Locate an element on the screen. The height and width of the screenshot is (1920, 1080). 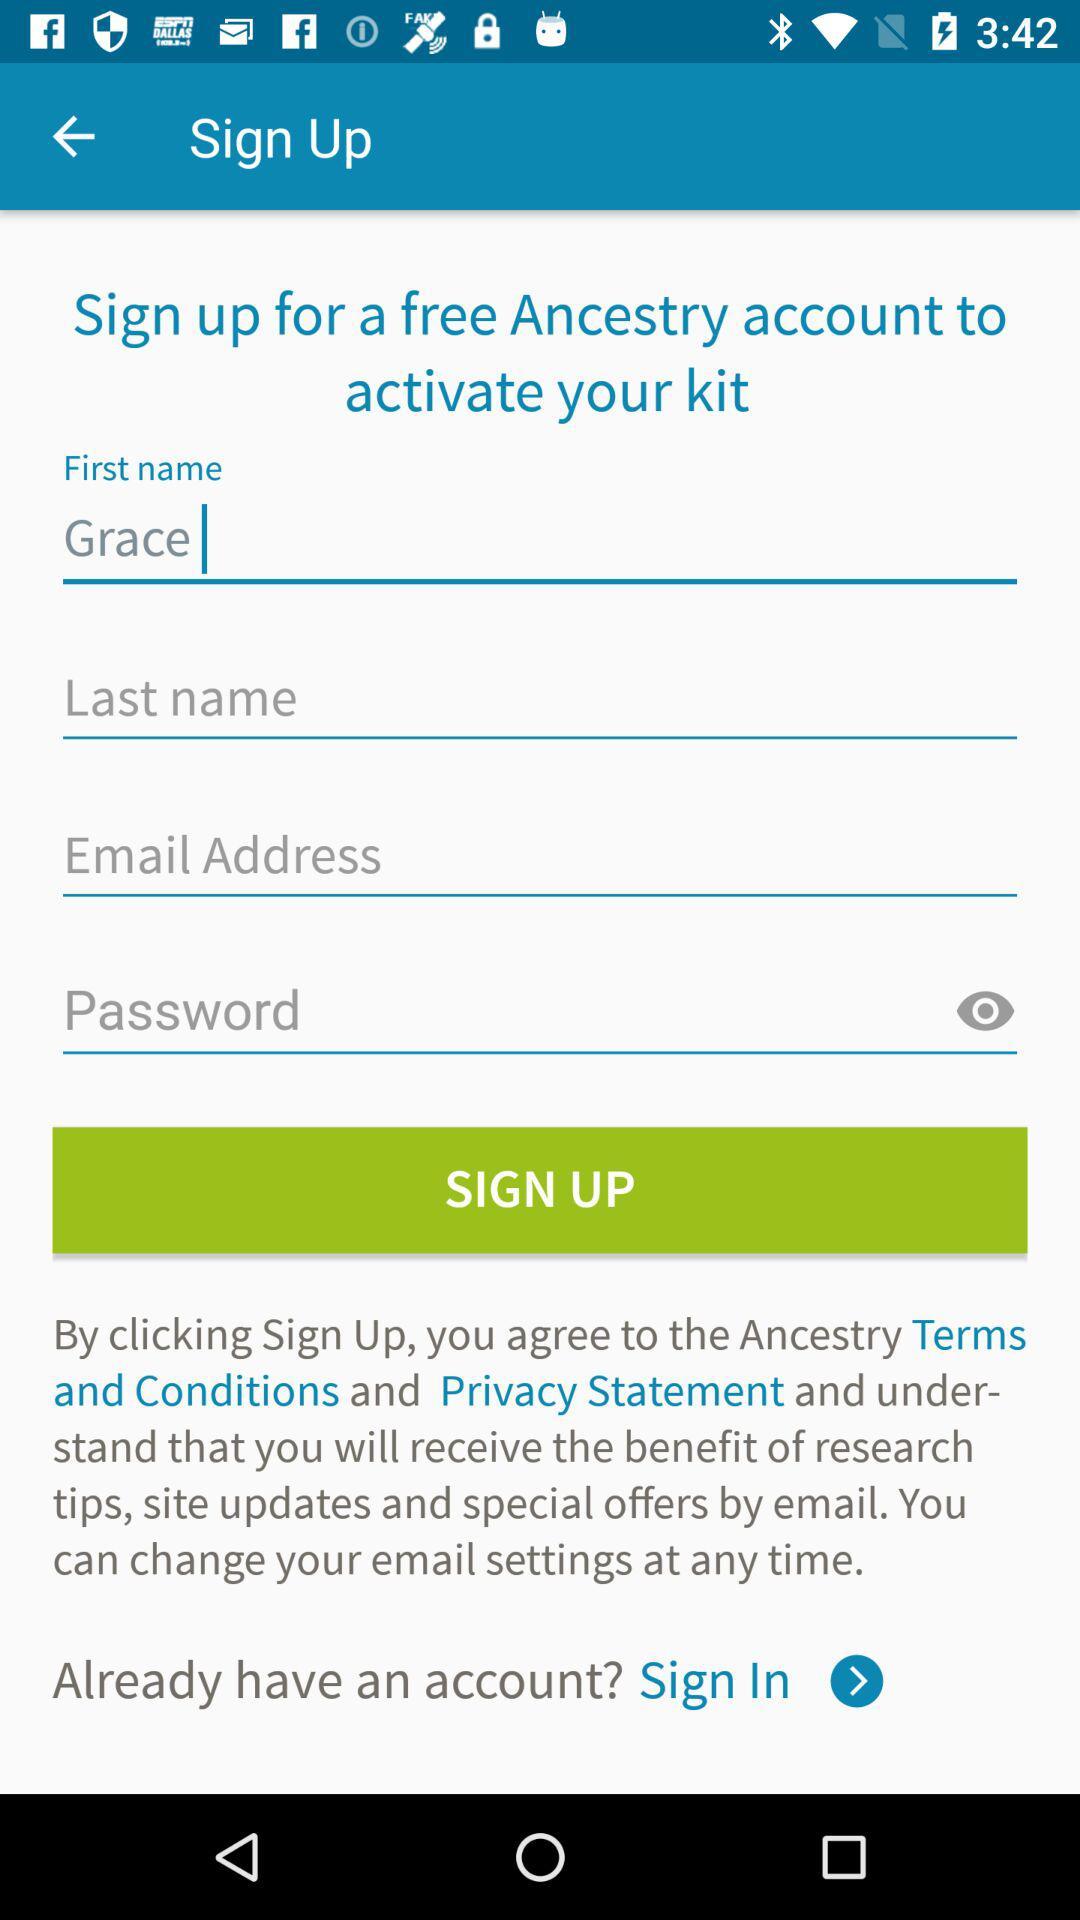
show/hide password is located at coordinates (984, 1012).